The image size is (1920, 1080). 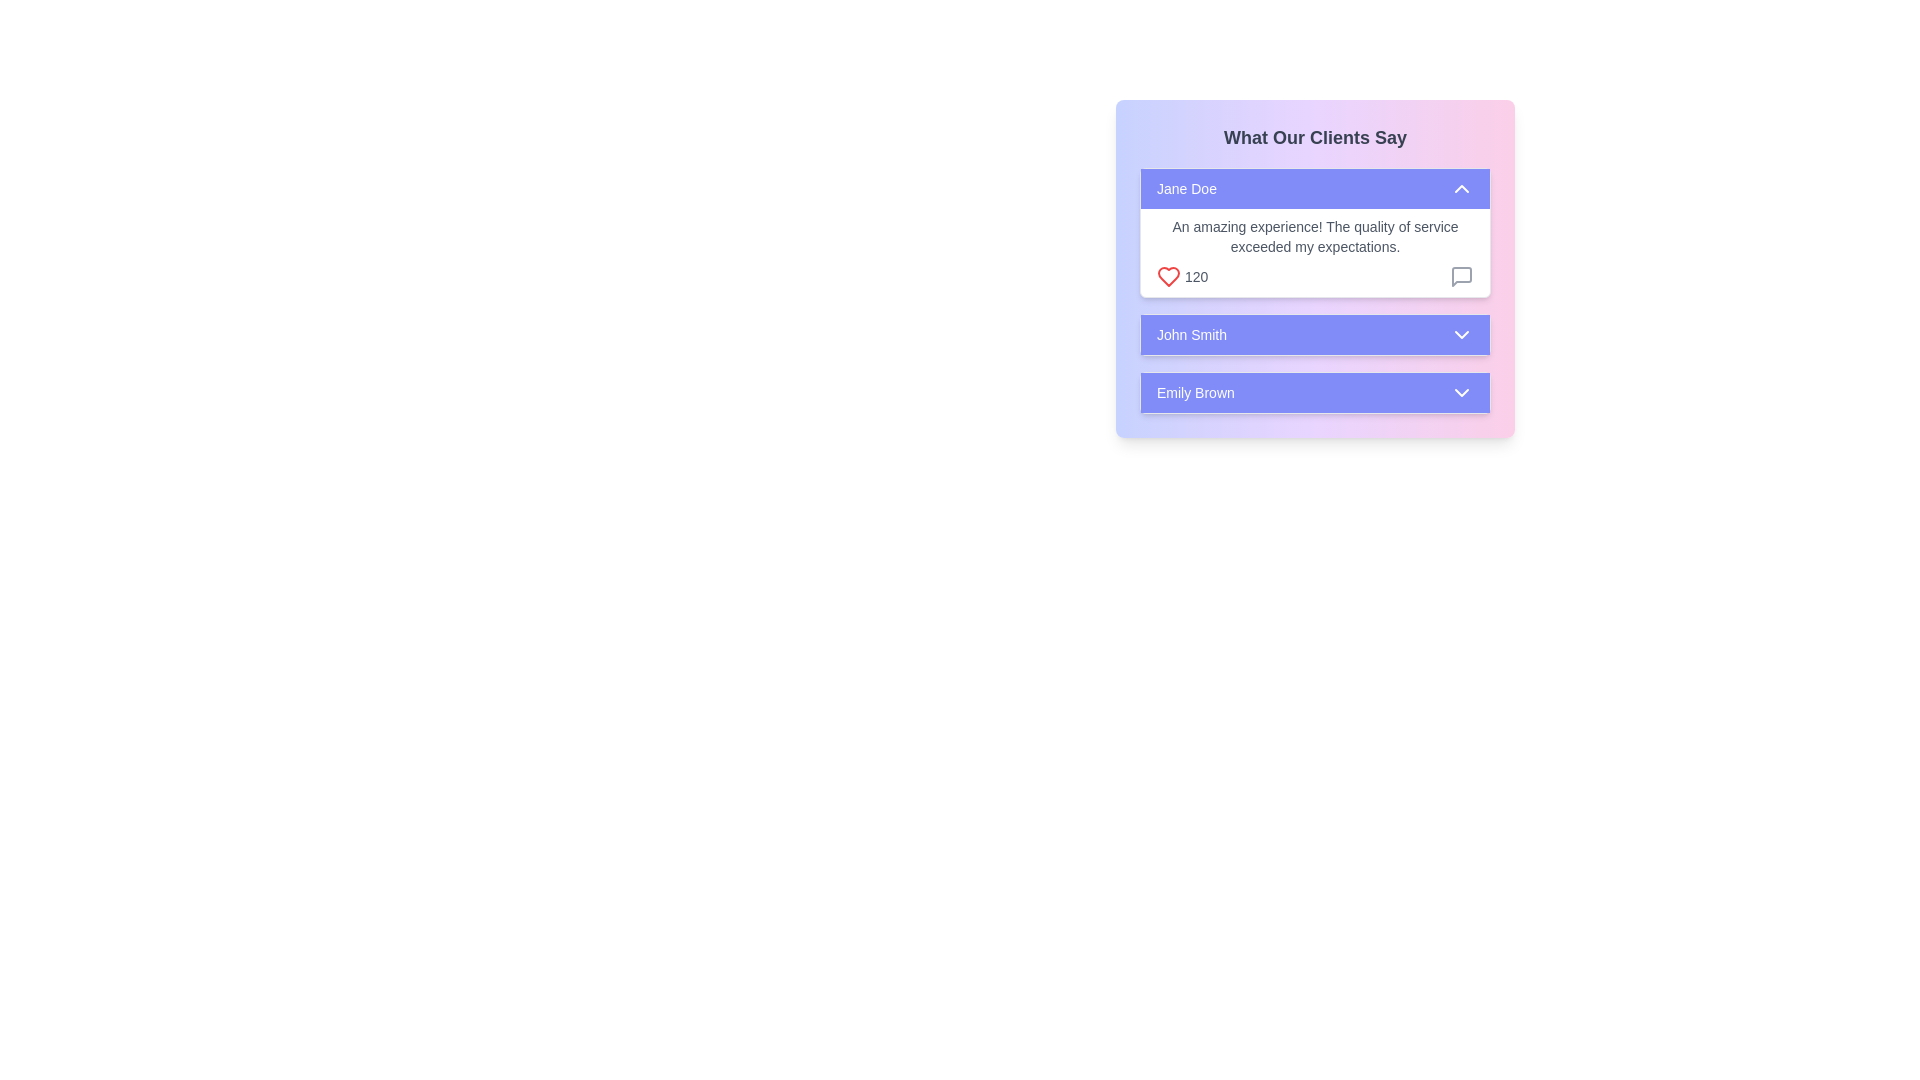 What do you see at coordinates (1462, 277) in the screenshot?
I see `the message bubble icon in the client feedback section associated with 'Jane Doe'` at bounding box center [1462, 277].